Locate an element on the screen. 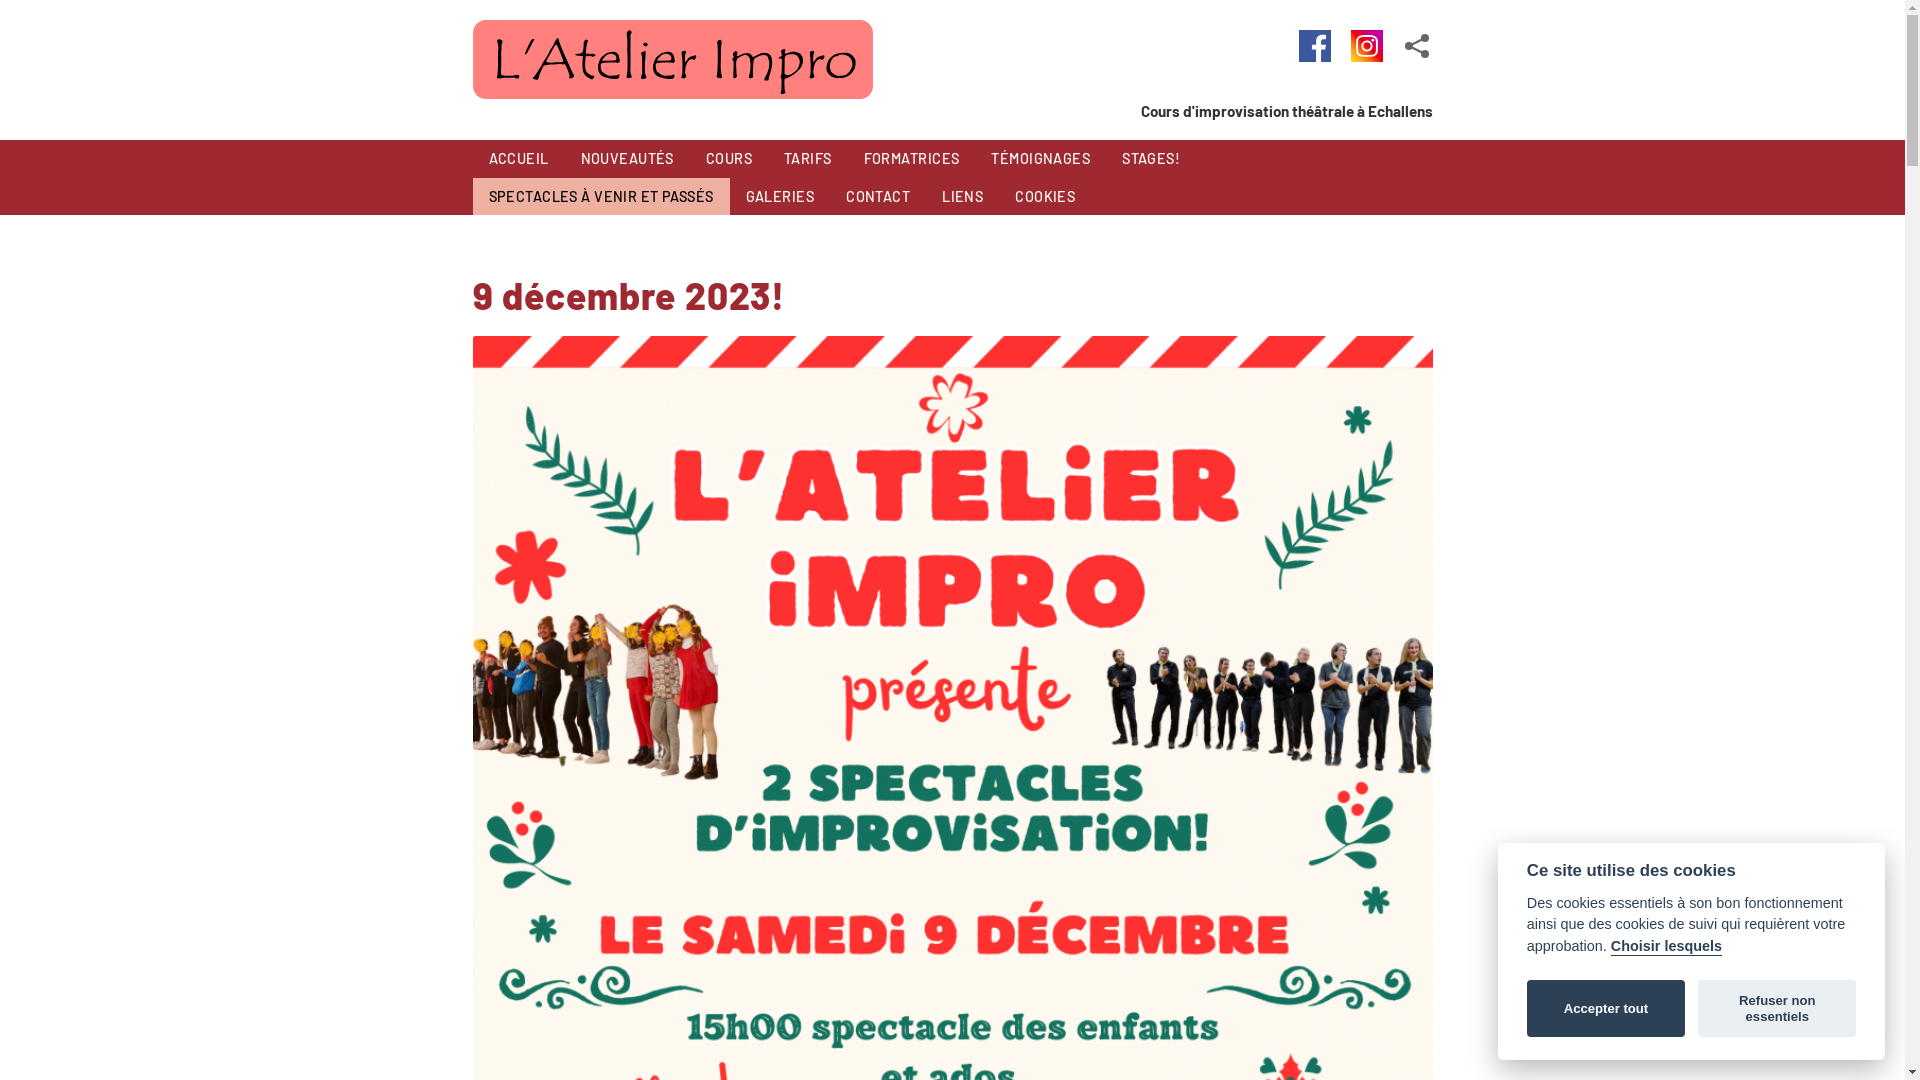 The width and height of the screenshot is (1920, 1080). 'COURS' is located at coordinates (728, 157).